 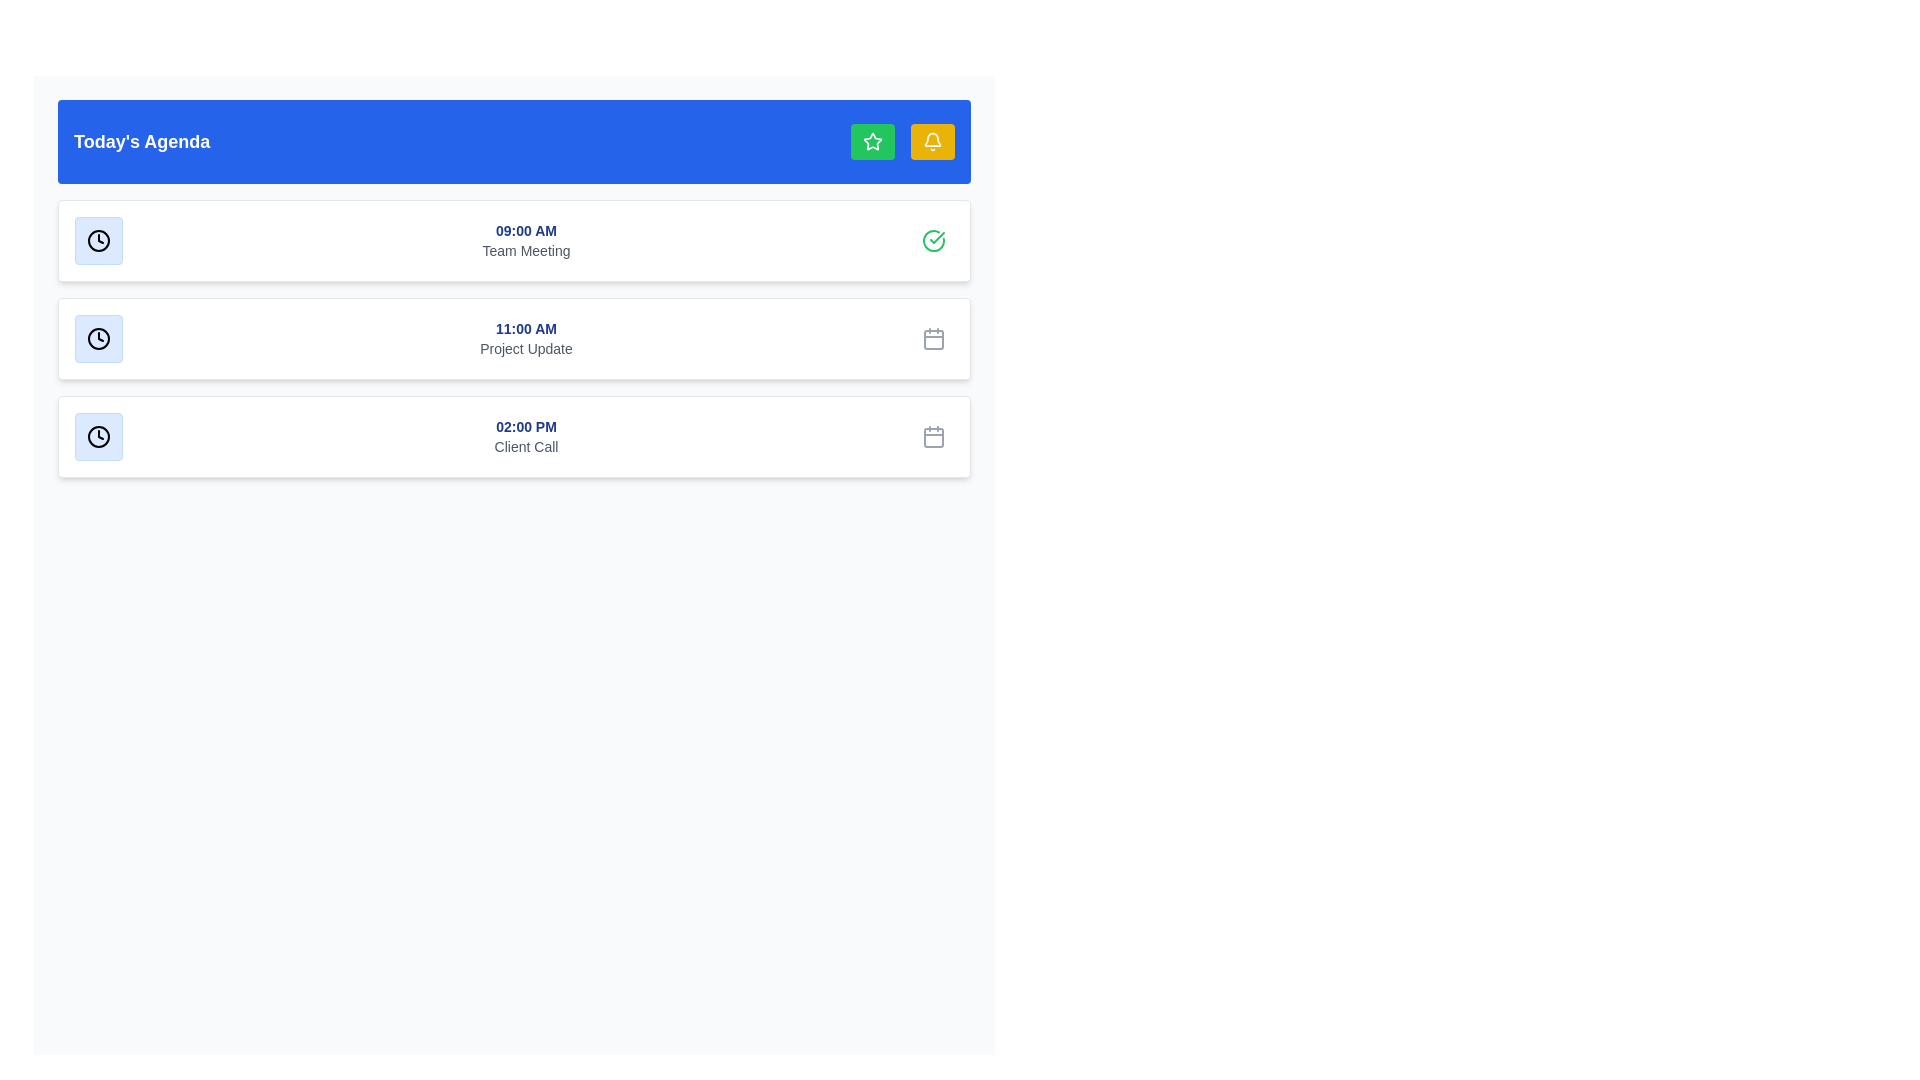 I want to click on the star icon located in the top right corner of the blue rectangular header titled 'Today's Agenda' to mark it as favorite, so click(x=901, y=141).